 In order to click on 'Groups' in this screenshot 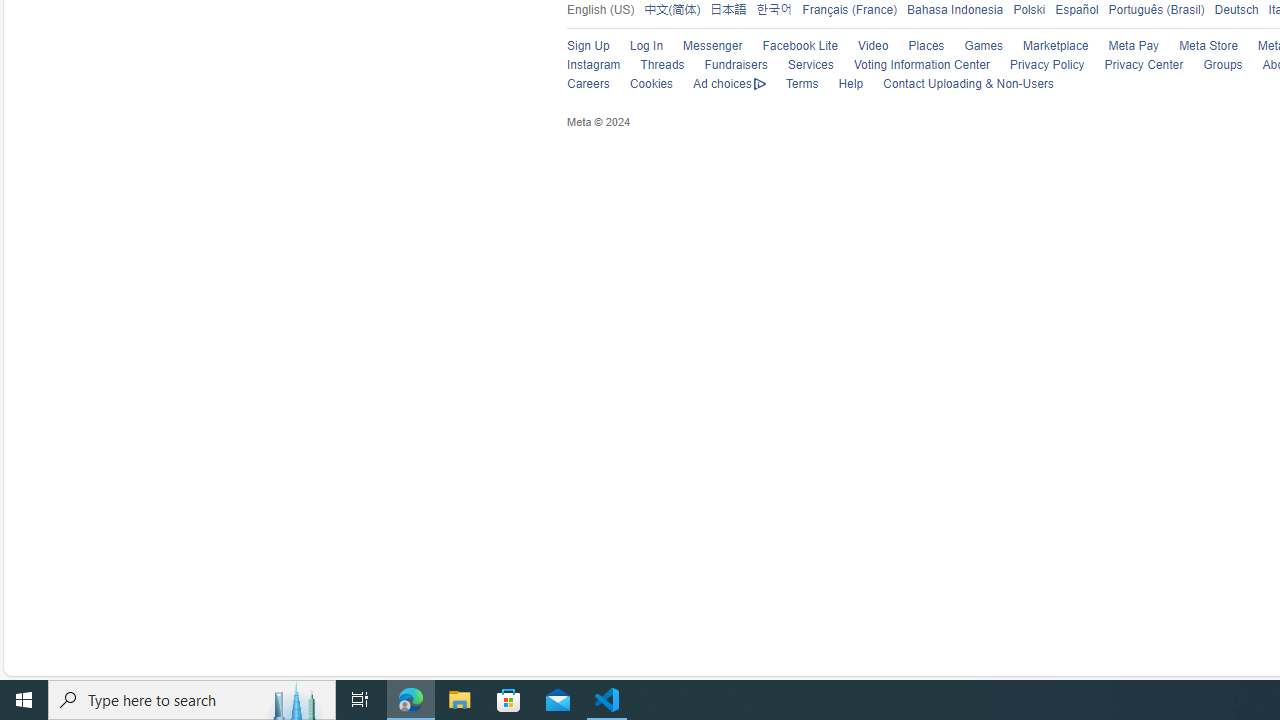, I will do `click(1222, 64)`.